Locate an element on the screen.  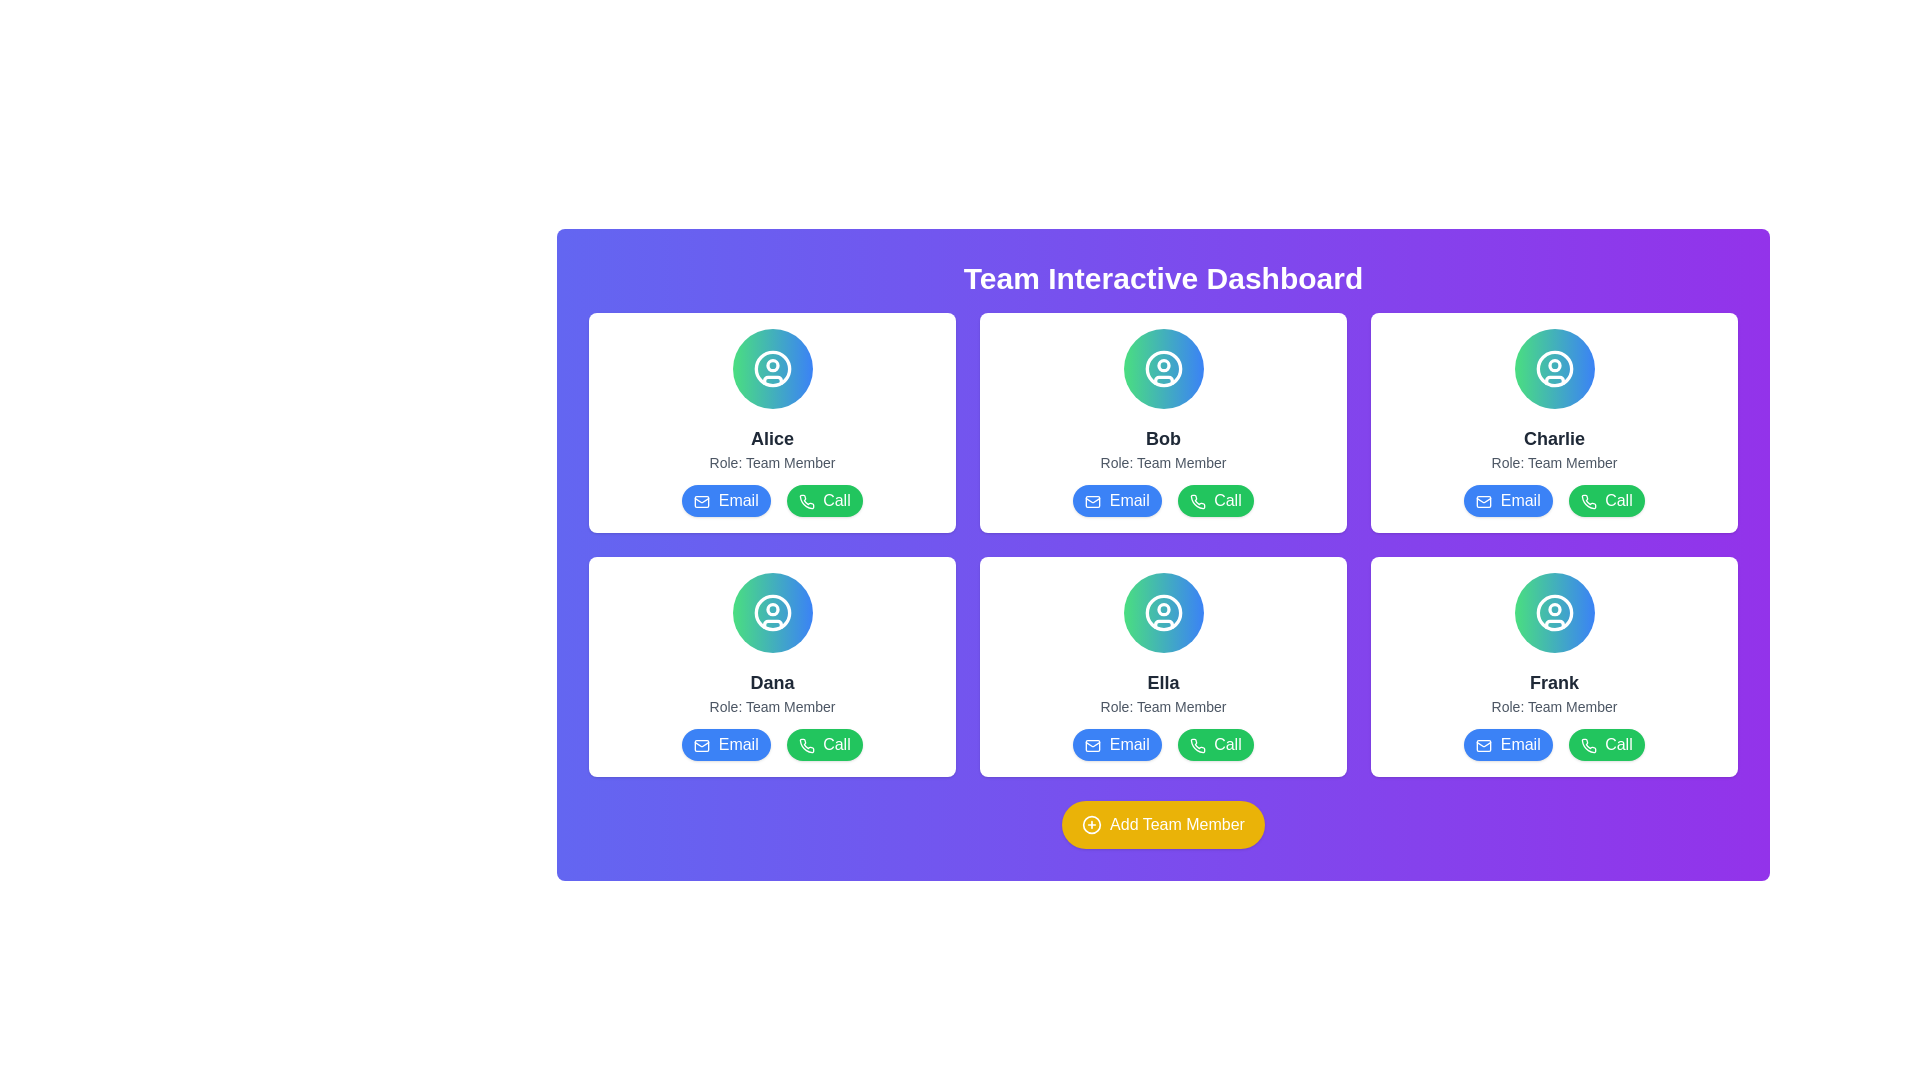
the first button in the two-button group under the 'Bob' profile card is located at coordinates (1116, 500).